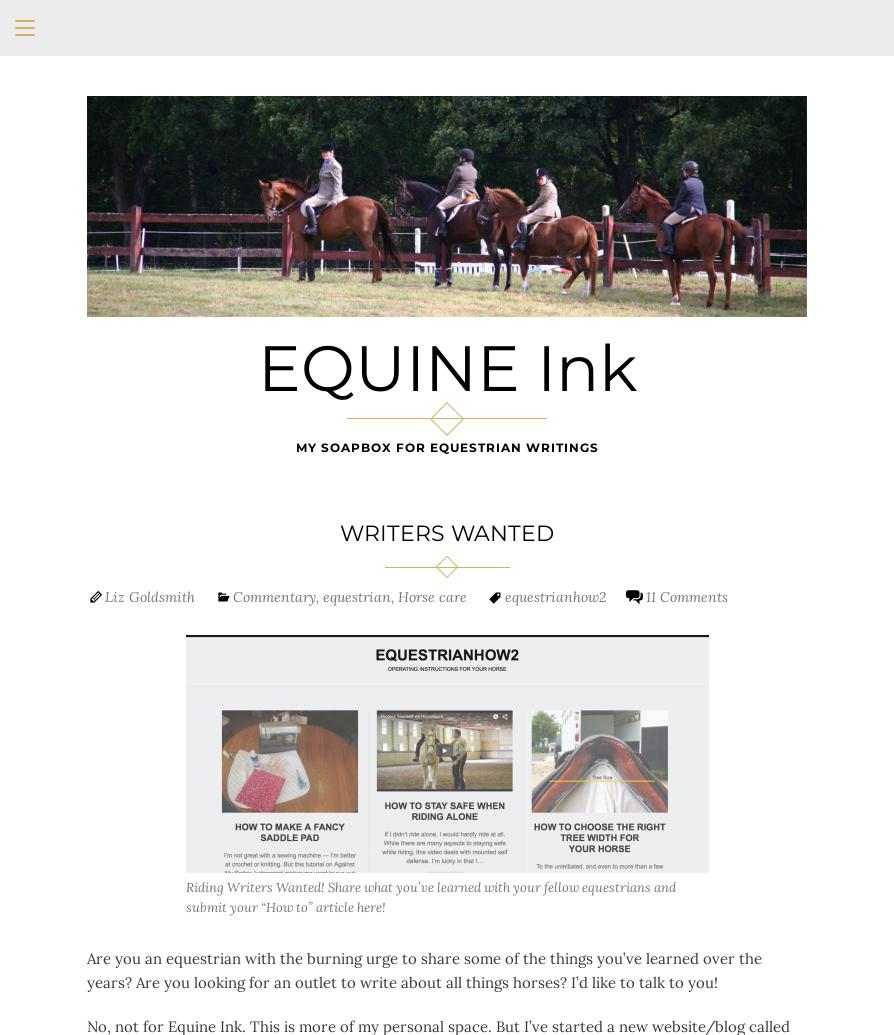 This screenshot has height=1035, width=894. Describe the element at coordinates (555, 594) in the screenshot. I see `'equestrianhow2'` at that location.